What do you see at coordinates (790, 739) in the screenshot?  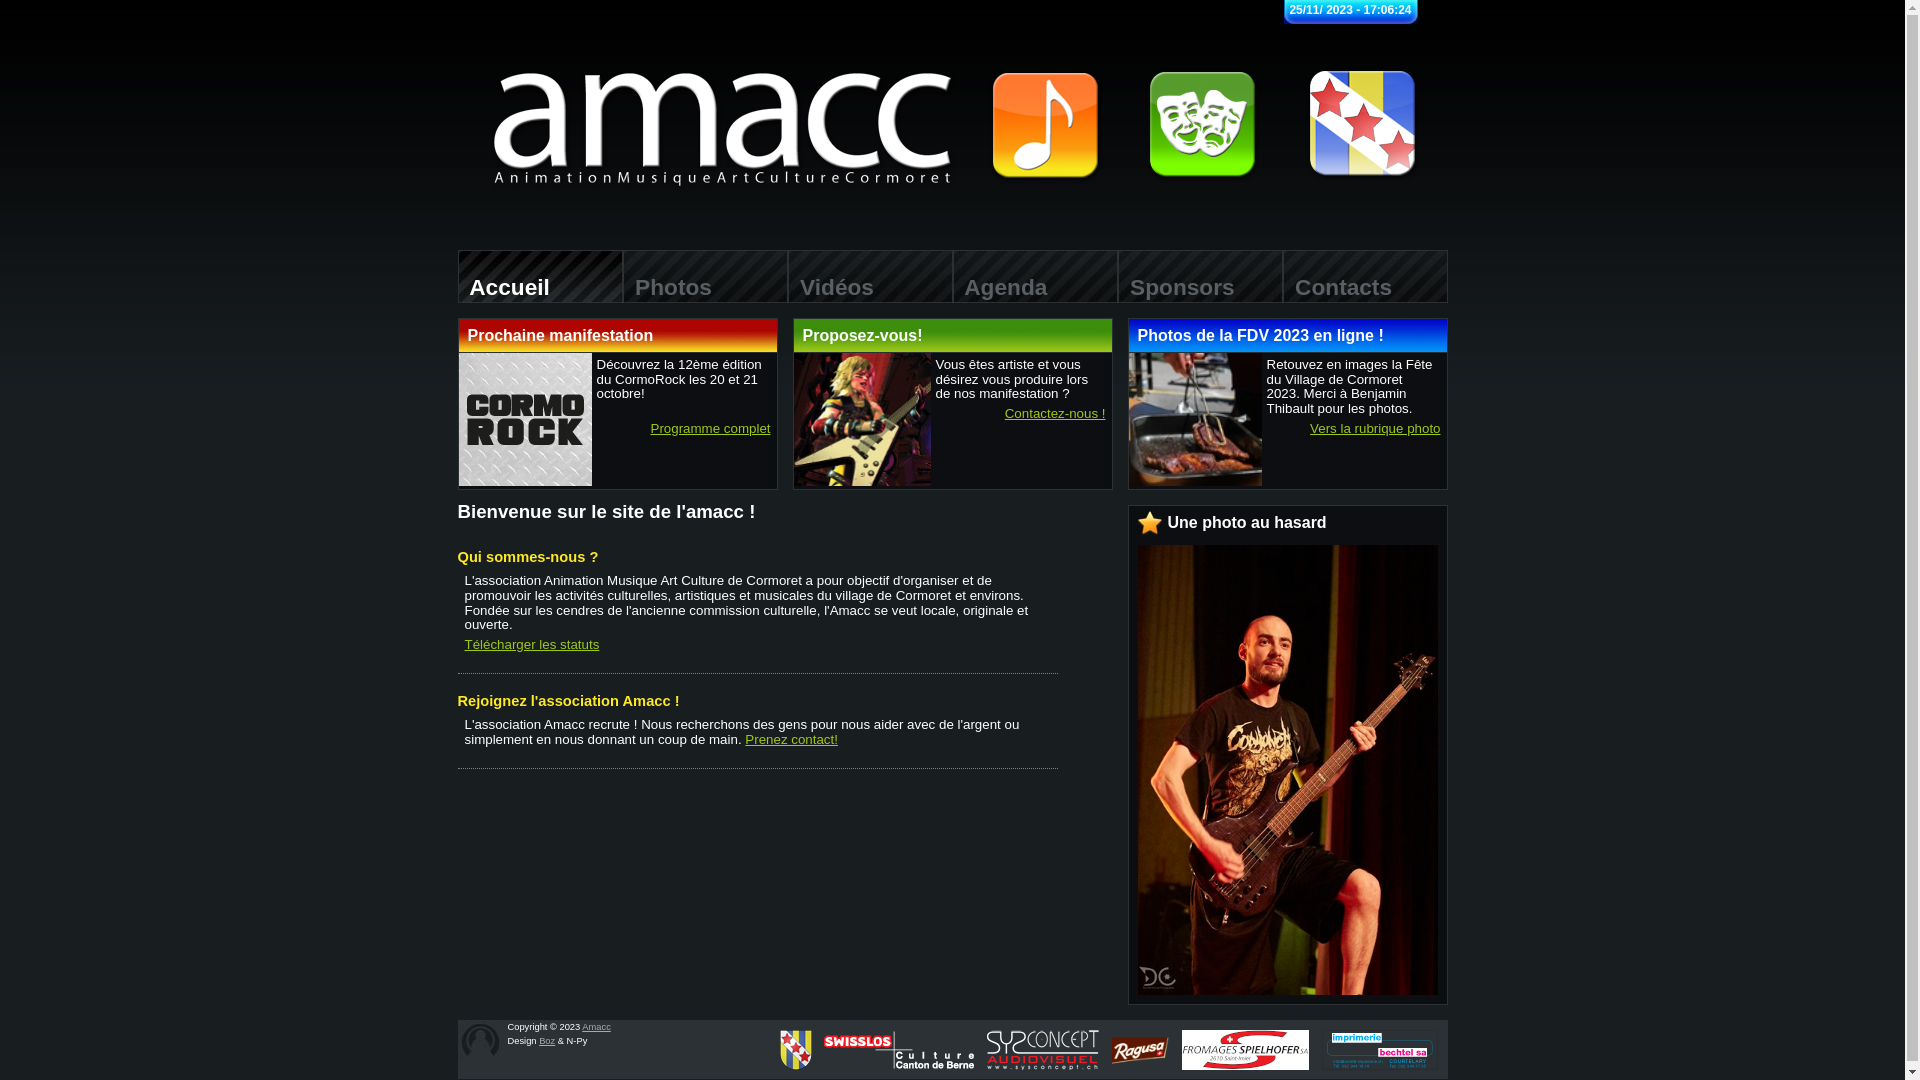 I see `'Prenez contact!'` at bounding box center [790, 739].